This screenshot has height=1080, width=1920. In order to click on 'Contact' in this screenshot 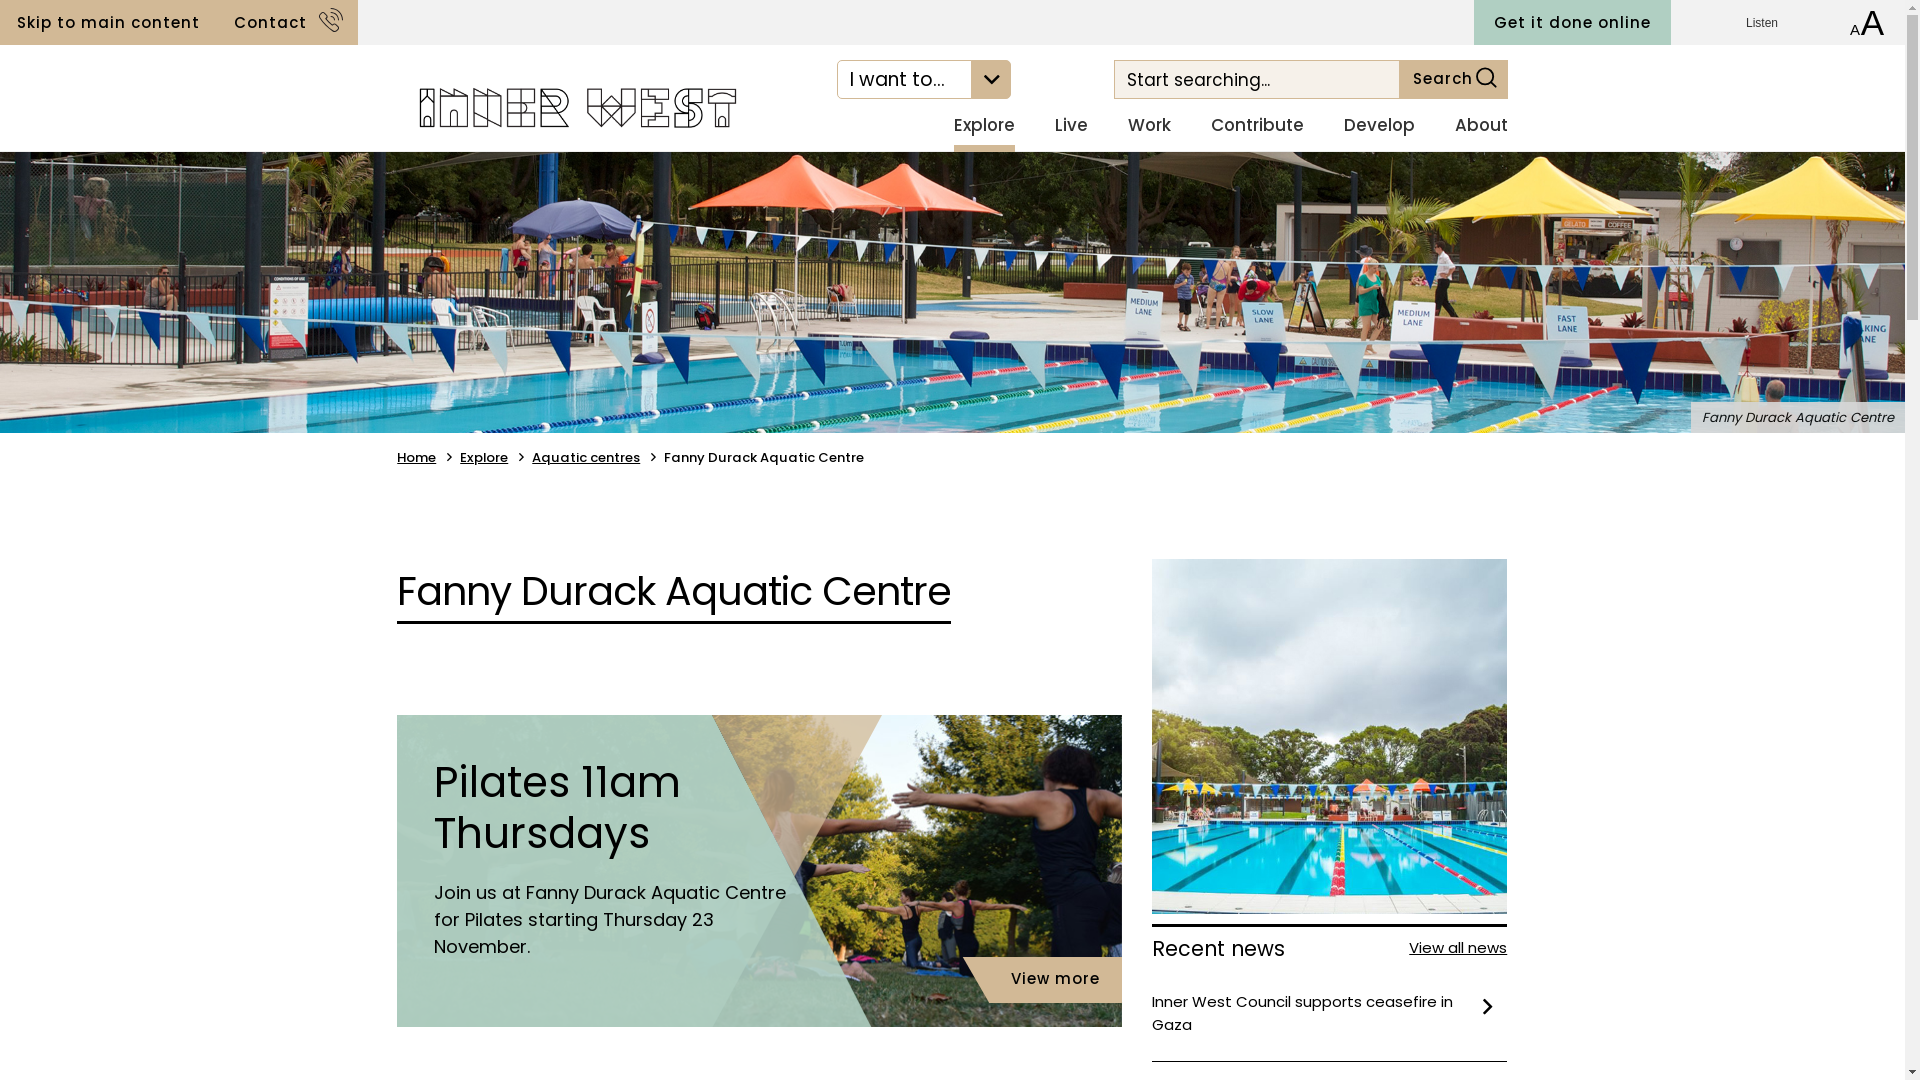, I will do `click(286, 22)`.